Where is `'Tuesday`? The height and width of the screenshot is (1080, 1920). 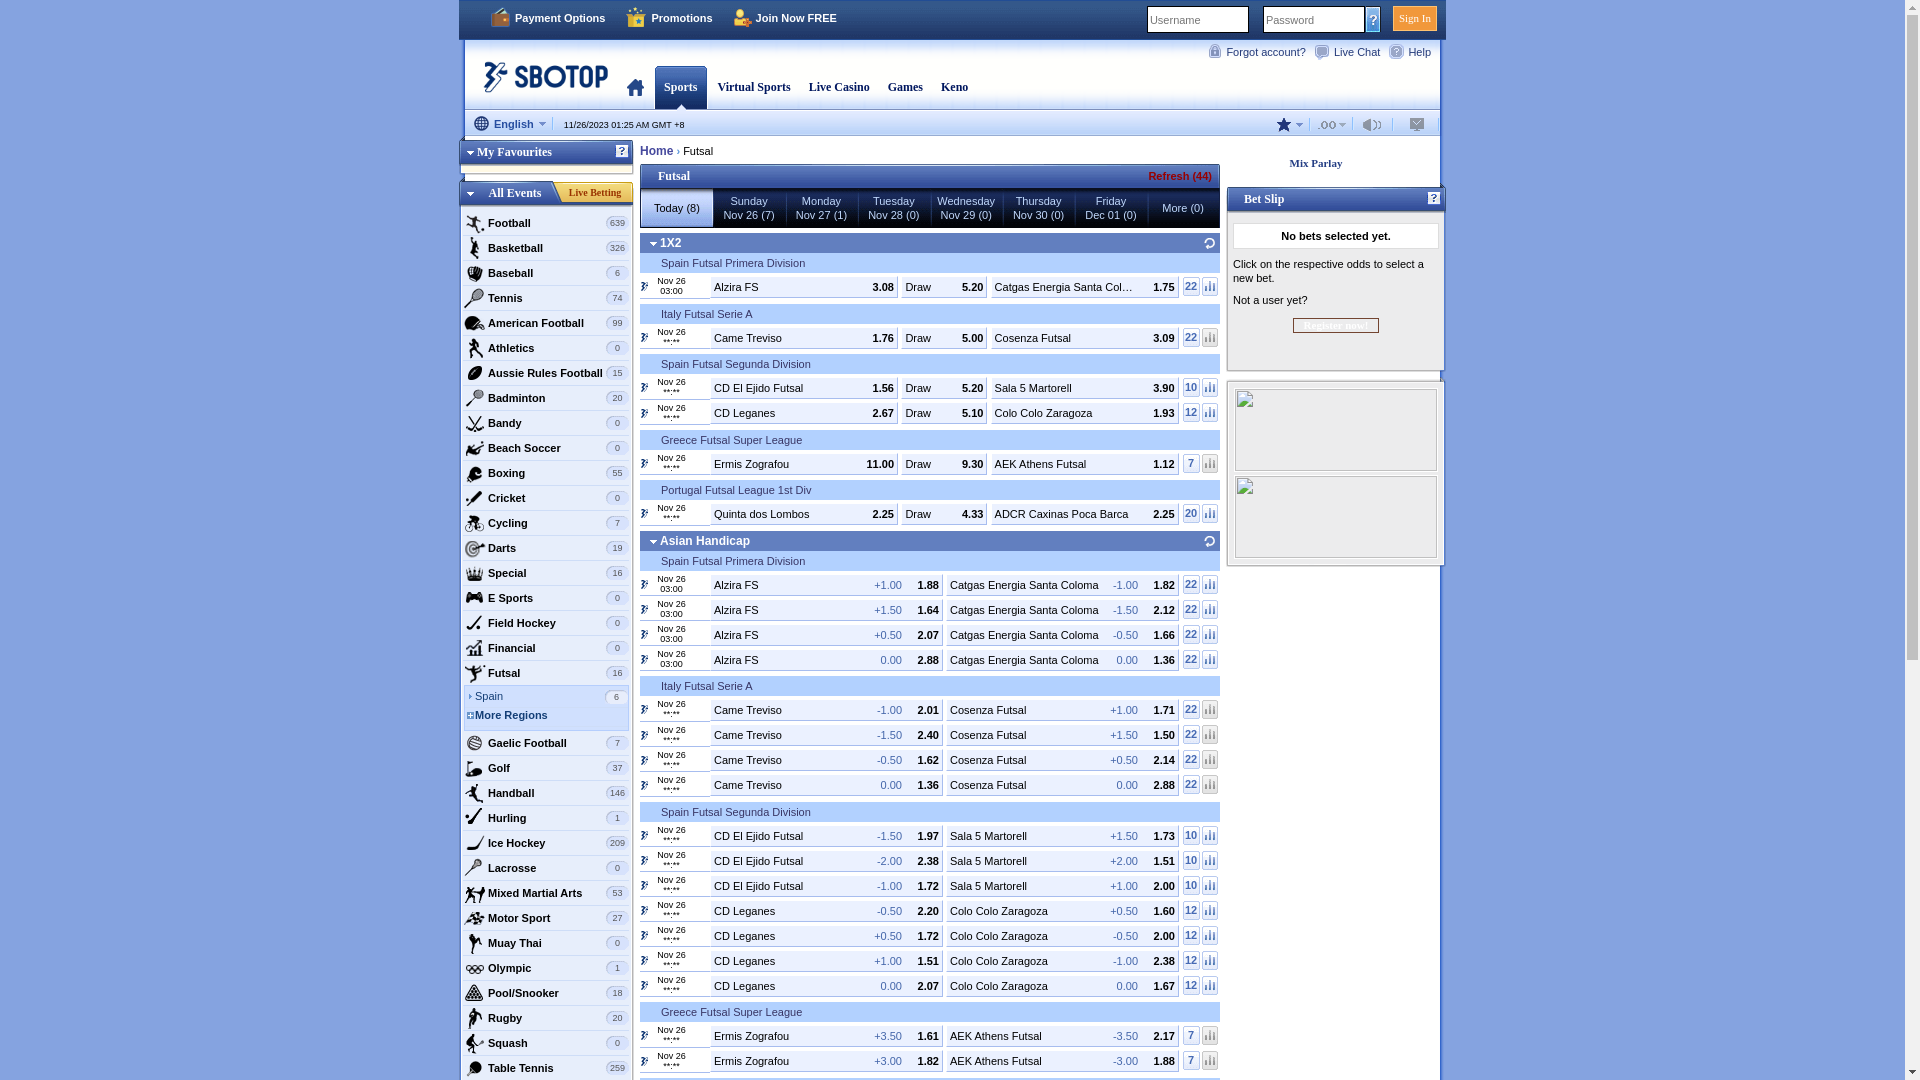
'Tuesday is located at coordinates (892, 208).